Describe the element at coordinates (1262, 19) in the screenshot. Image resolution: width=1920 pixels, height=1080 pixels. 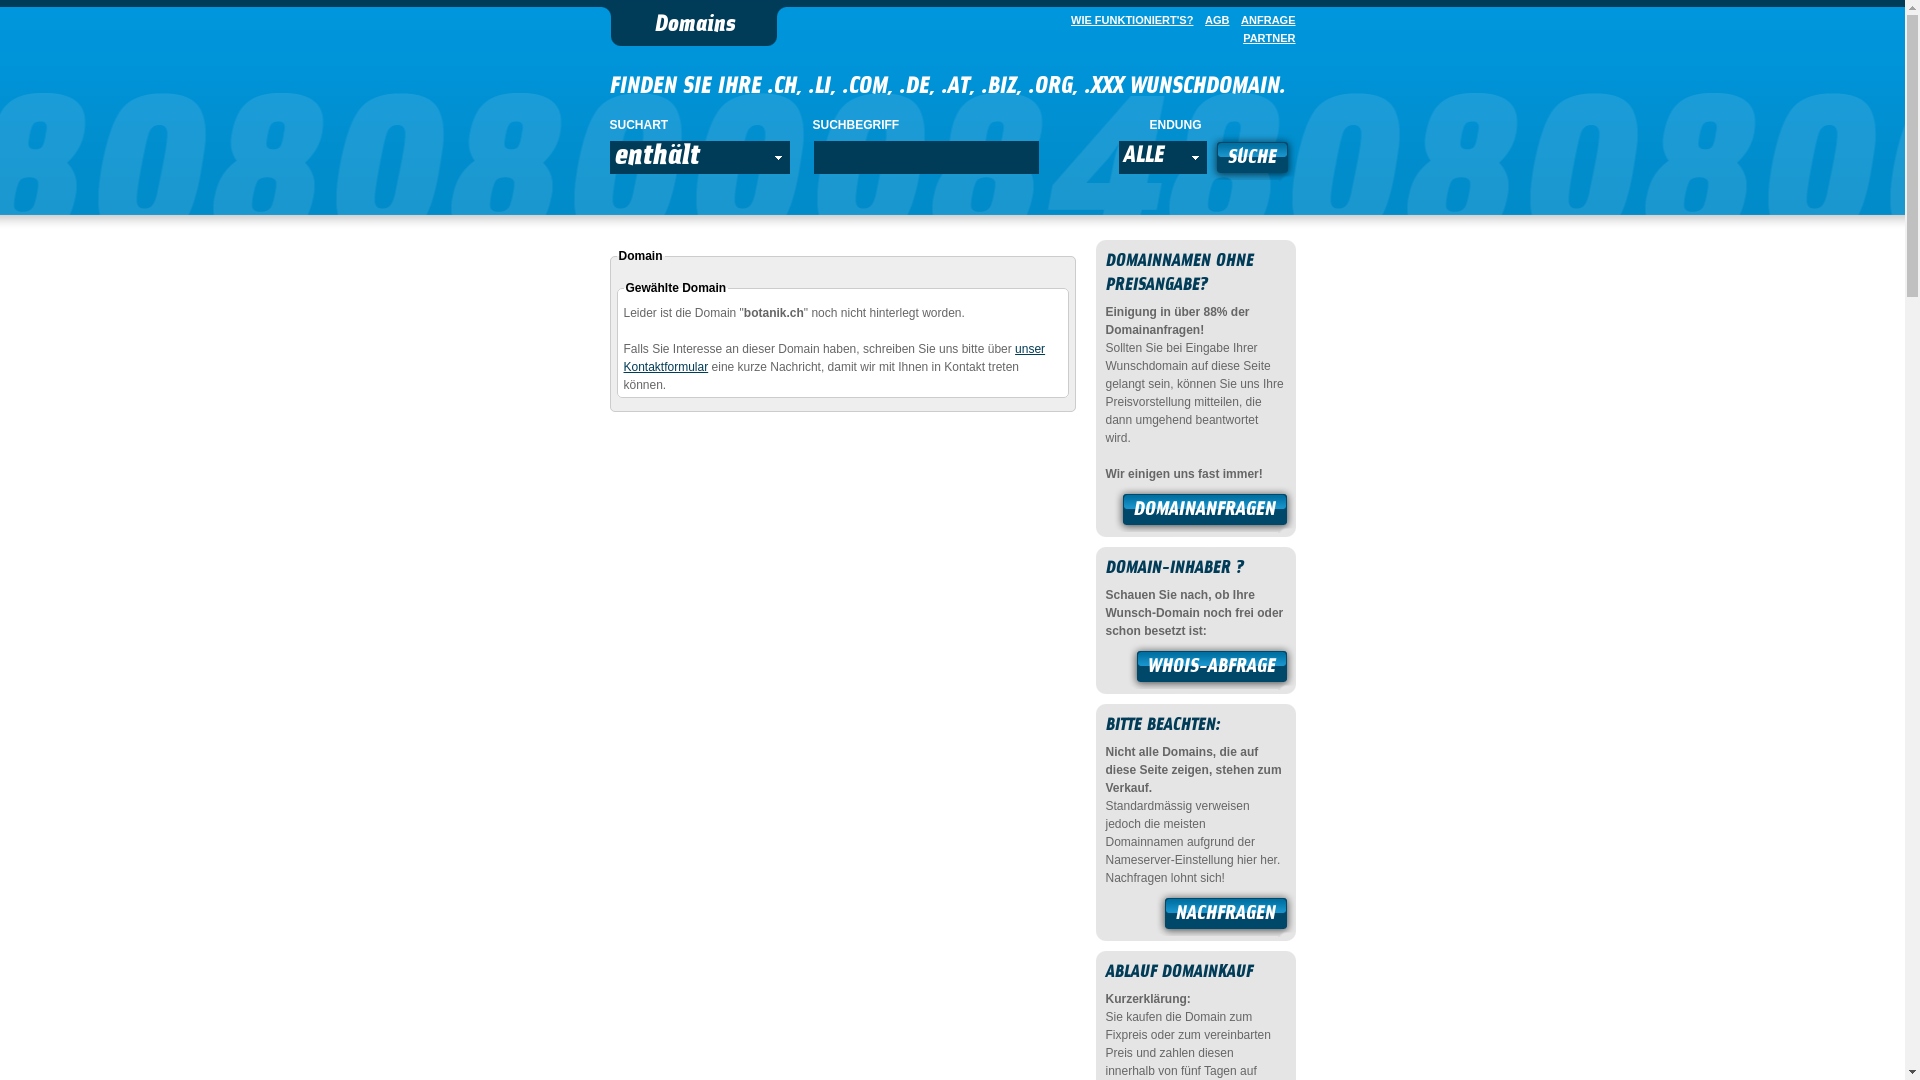
I see `'ANFRAGE'` at that location.